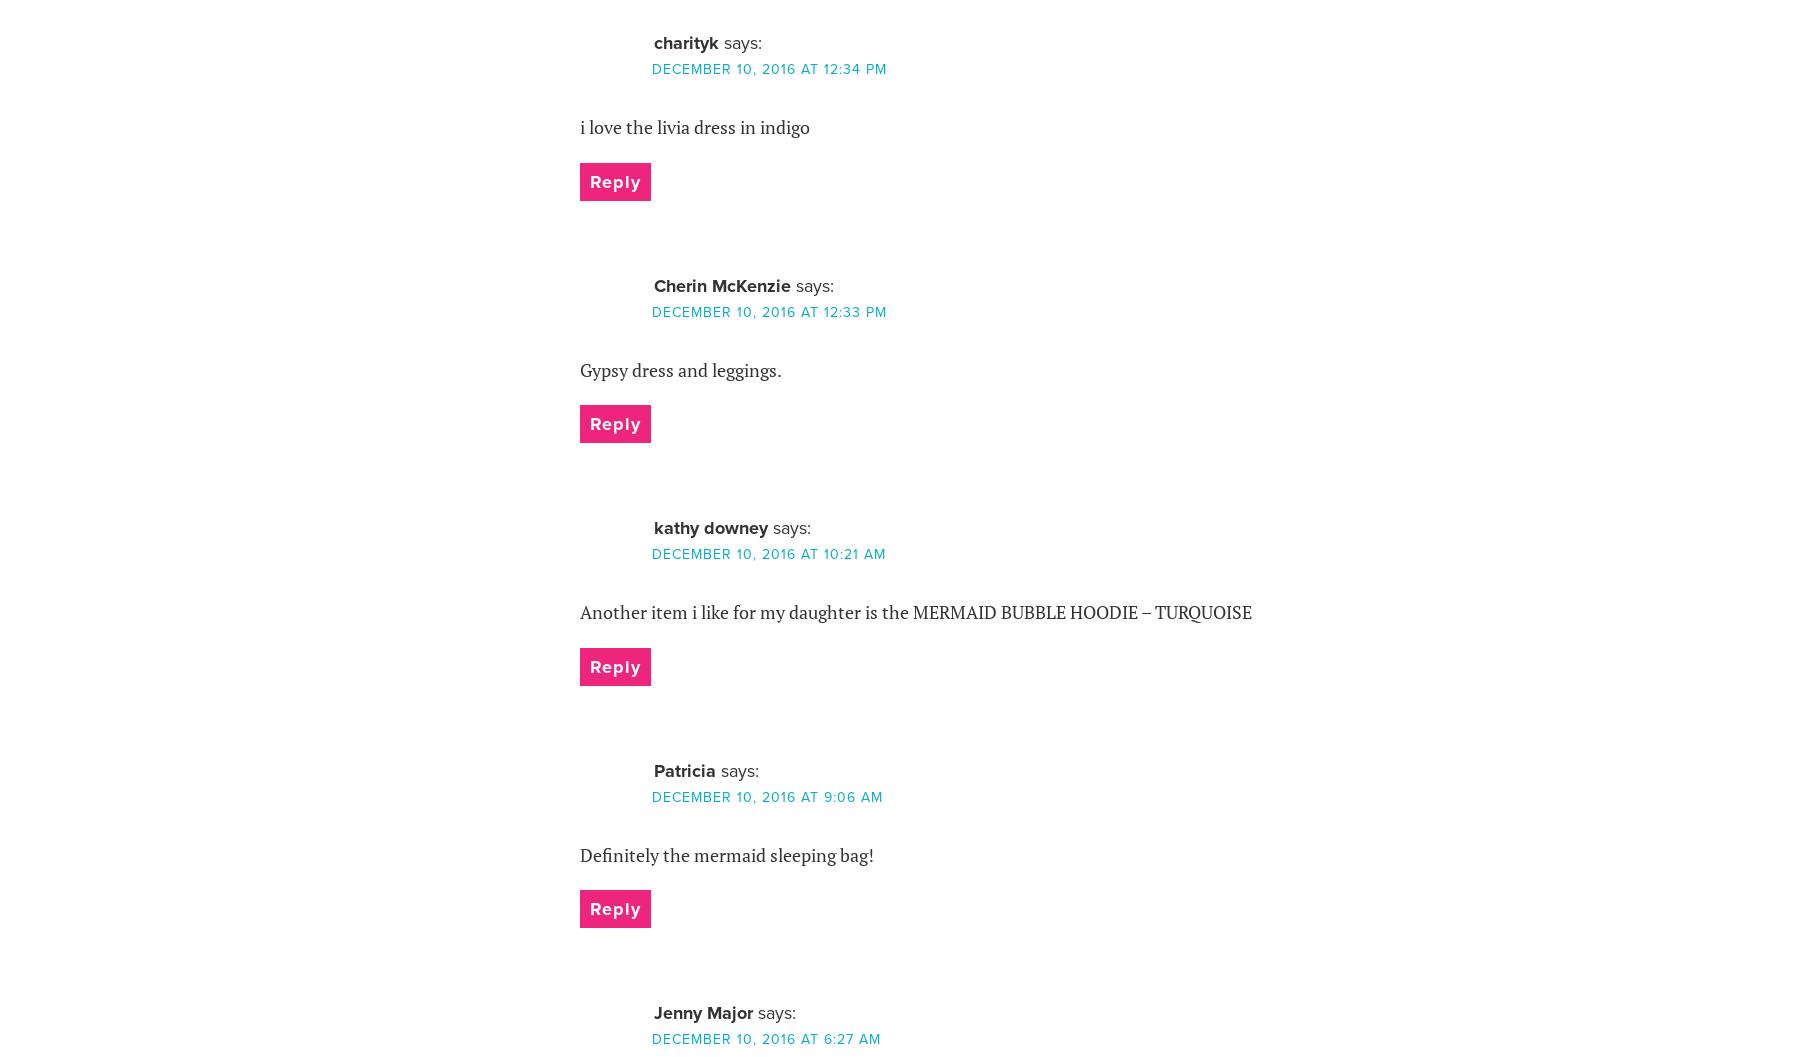 This screenshot has height=1057, width=1800. What do you see at coordinates (767, 553) in the screenshot?
I see `'December 10, 2016 at 10:21 am'` at bounding box center [767, 553].